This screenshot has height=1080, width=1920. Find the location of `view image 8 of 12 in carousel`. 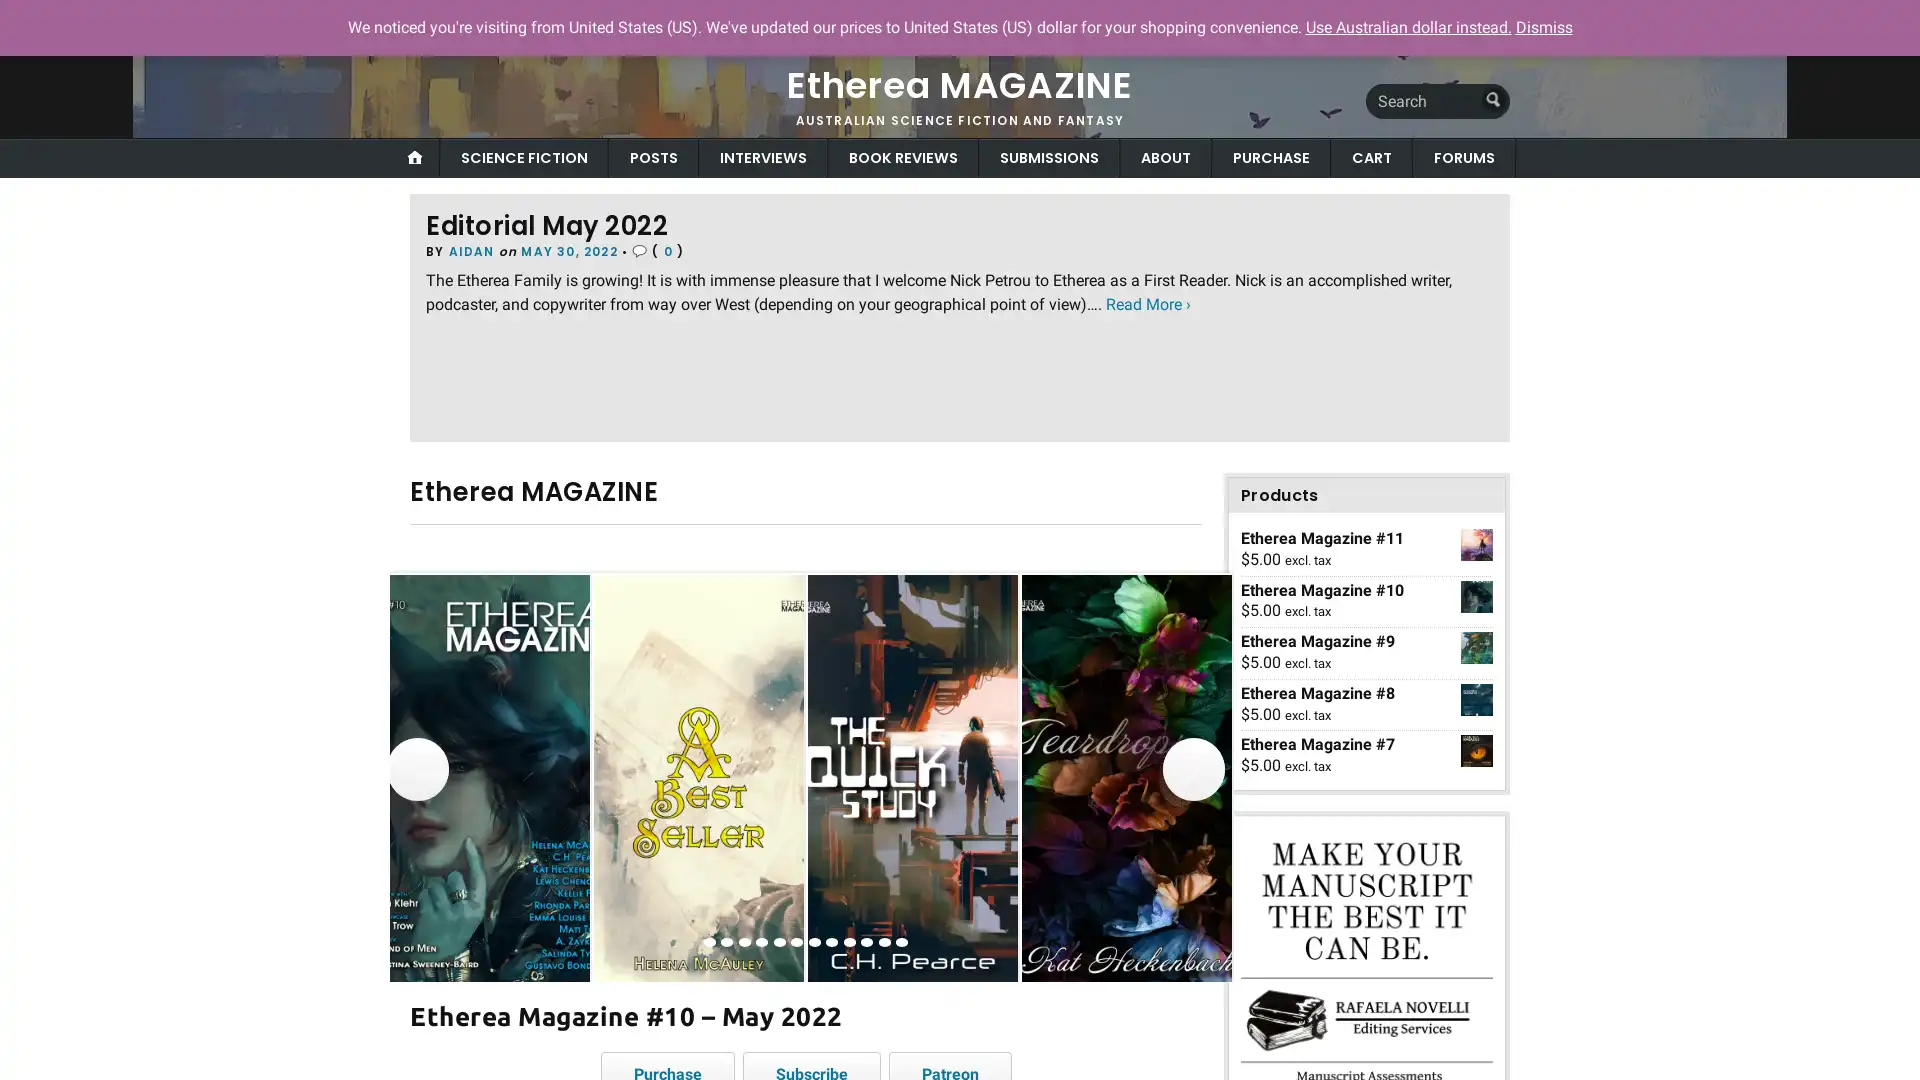

view image 8 of 12 in carousel is located at coordinates (831, 941).